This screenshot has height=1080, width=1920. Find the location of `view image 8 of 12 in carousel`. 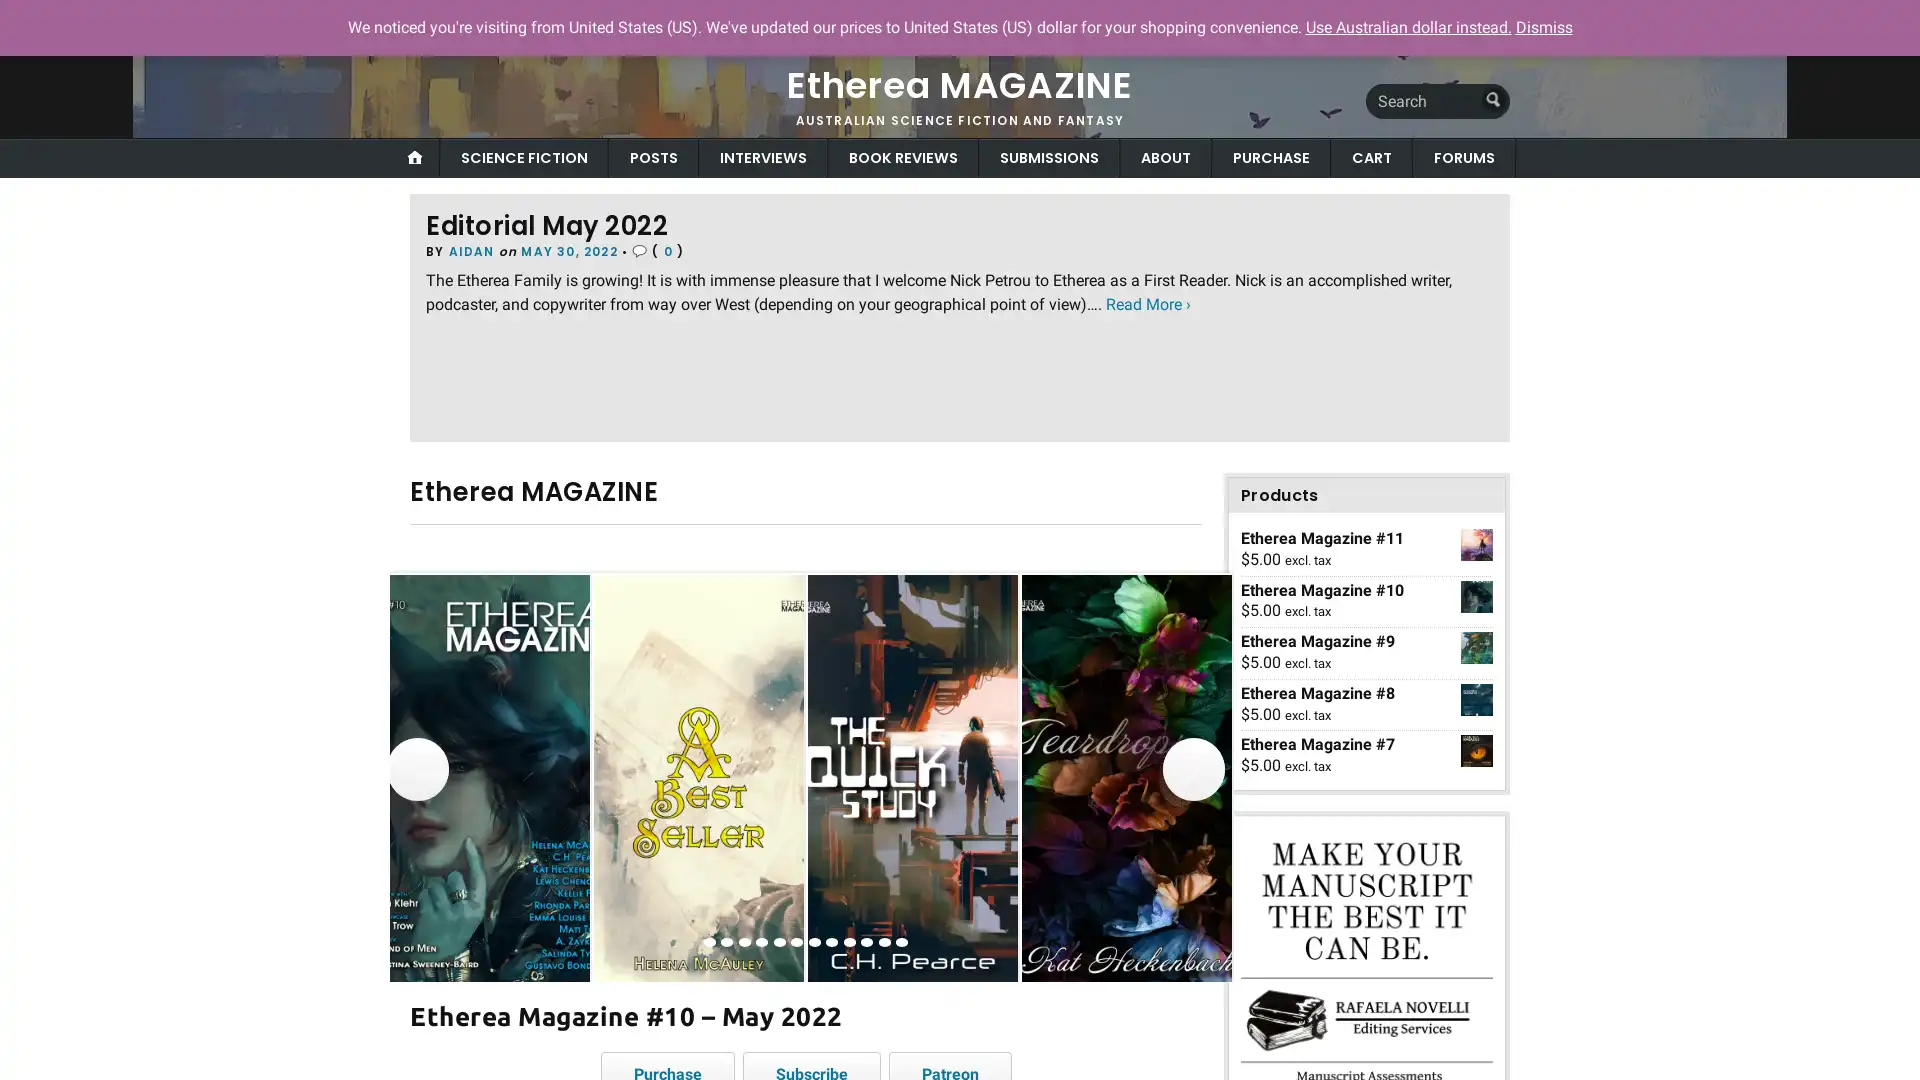

view image 8 of 12 in carousel is located at coordinates (831, 941).